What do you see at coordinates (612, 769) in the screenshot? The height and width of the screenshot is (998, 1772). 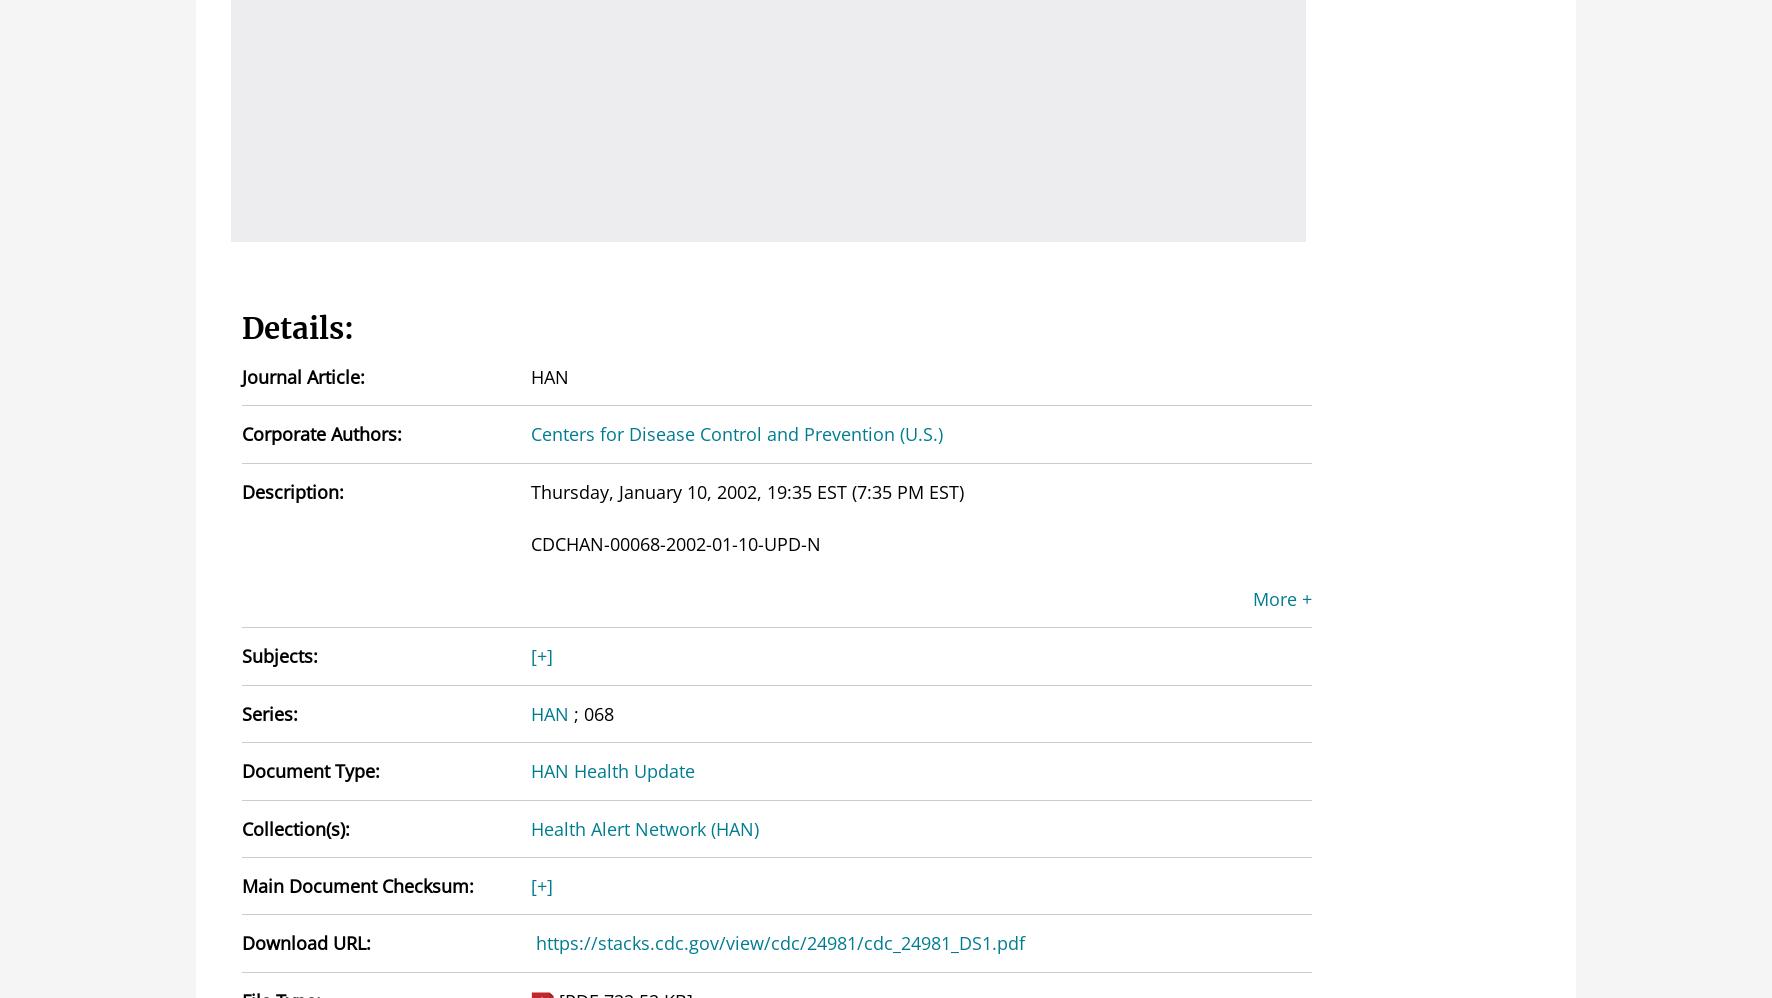 I see `'HAN Health Update'` at bounding box center [612, 769].